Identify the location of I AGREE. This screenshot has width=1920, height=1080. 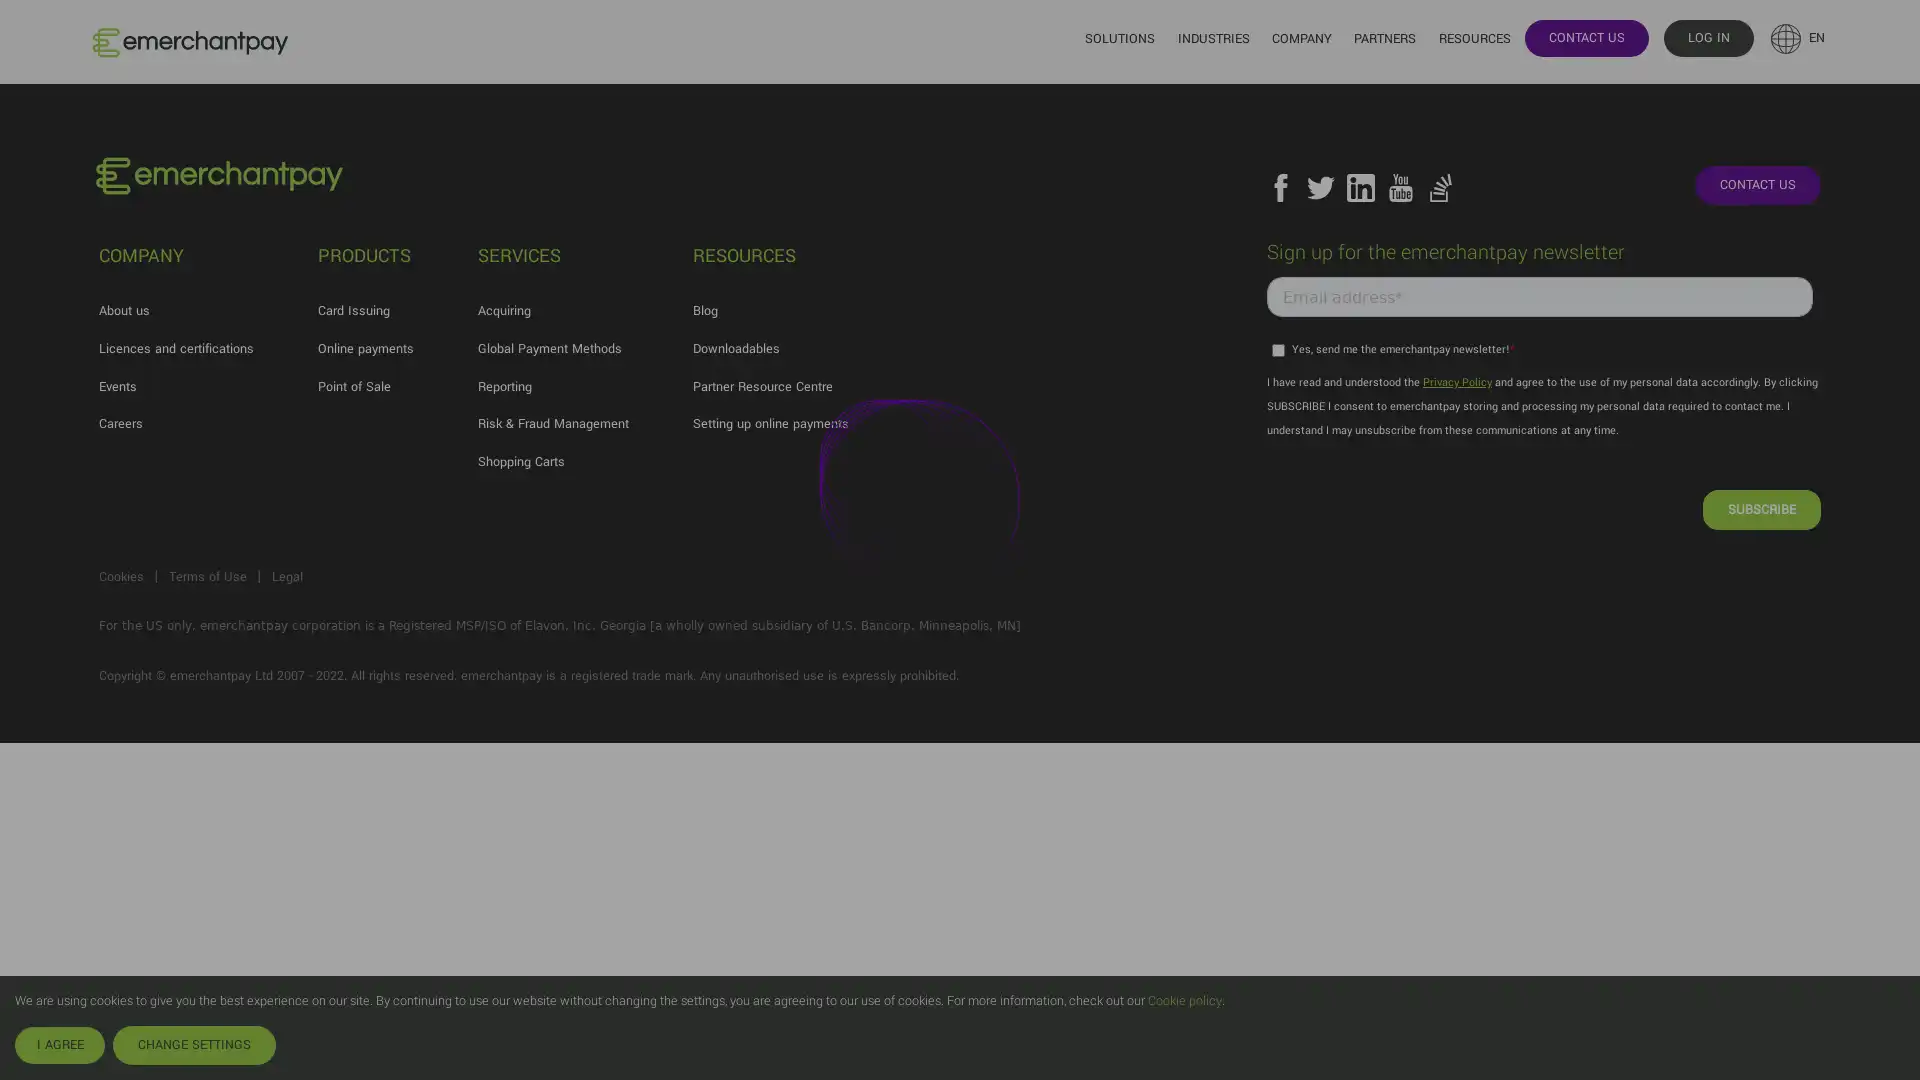
(59, 1044).